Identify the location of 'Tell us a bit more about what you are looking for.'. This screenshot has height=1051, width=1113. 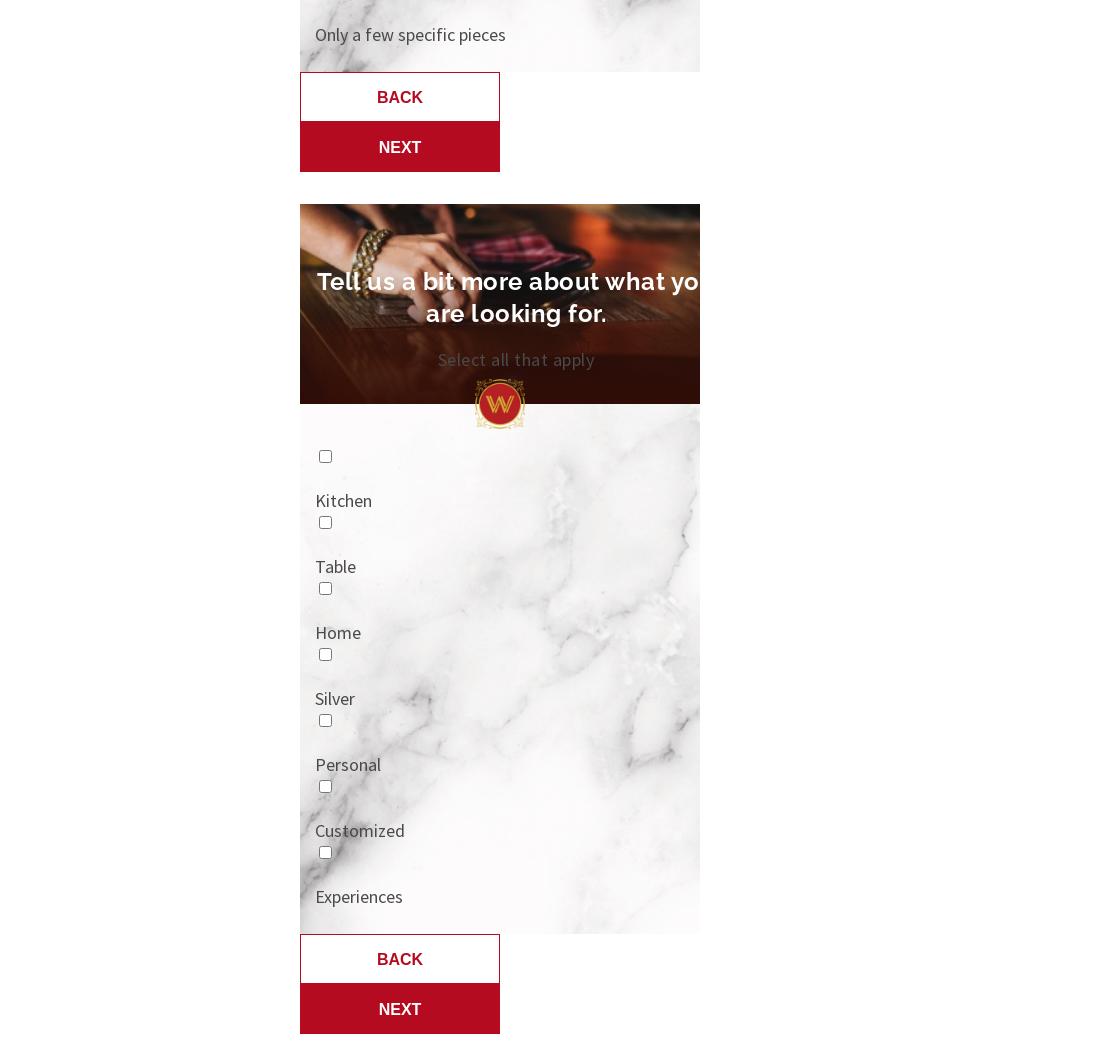
(515, 296).